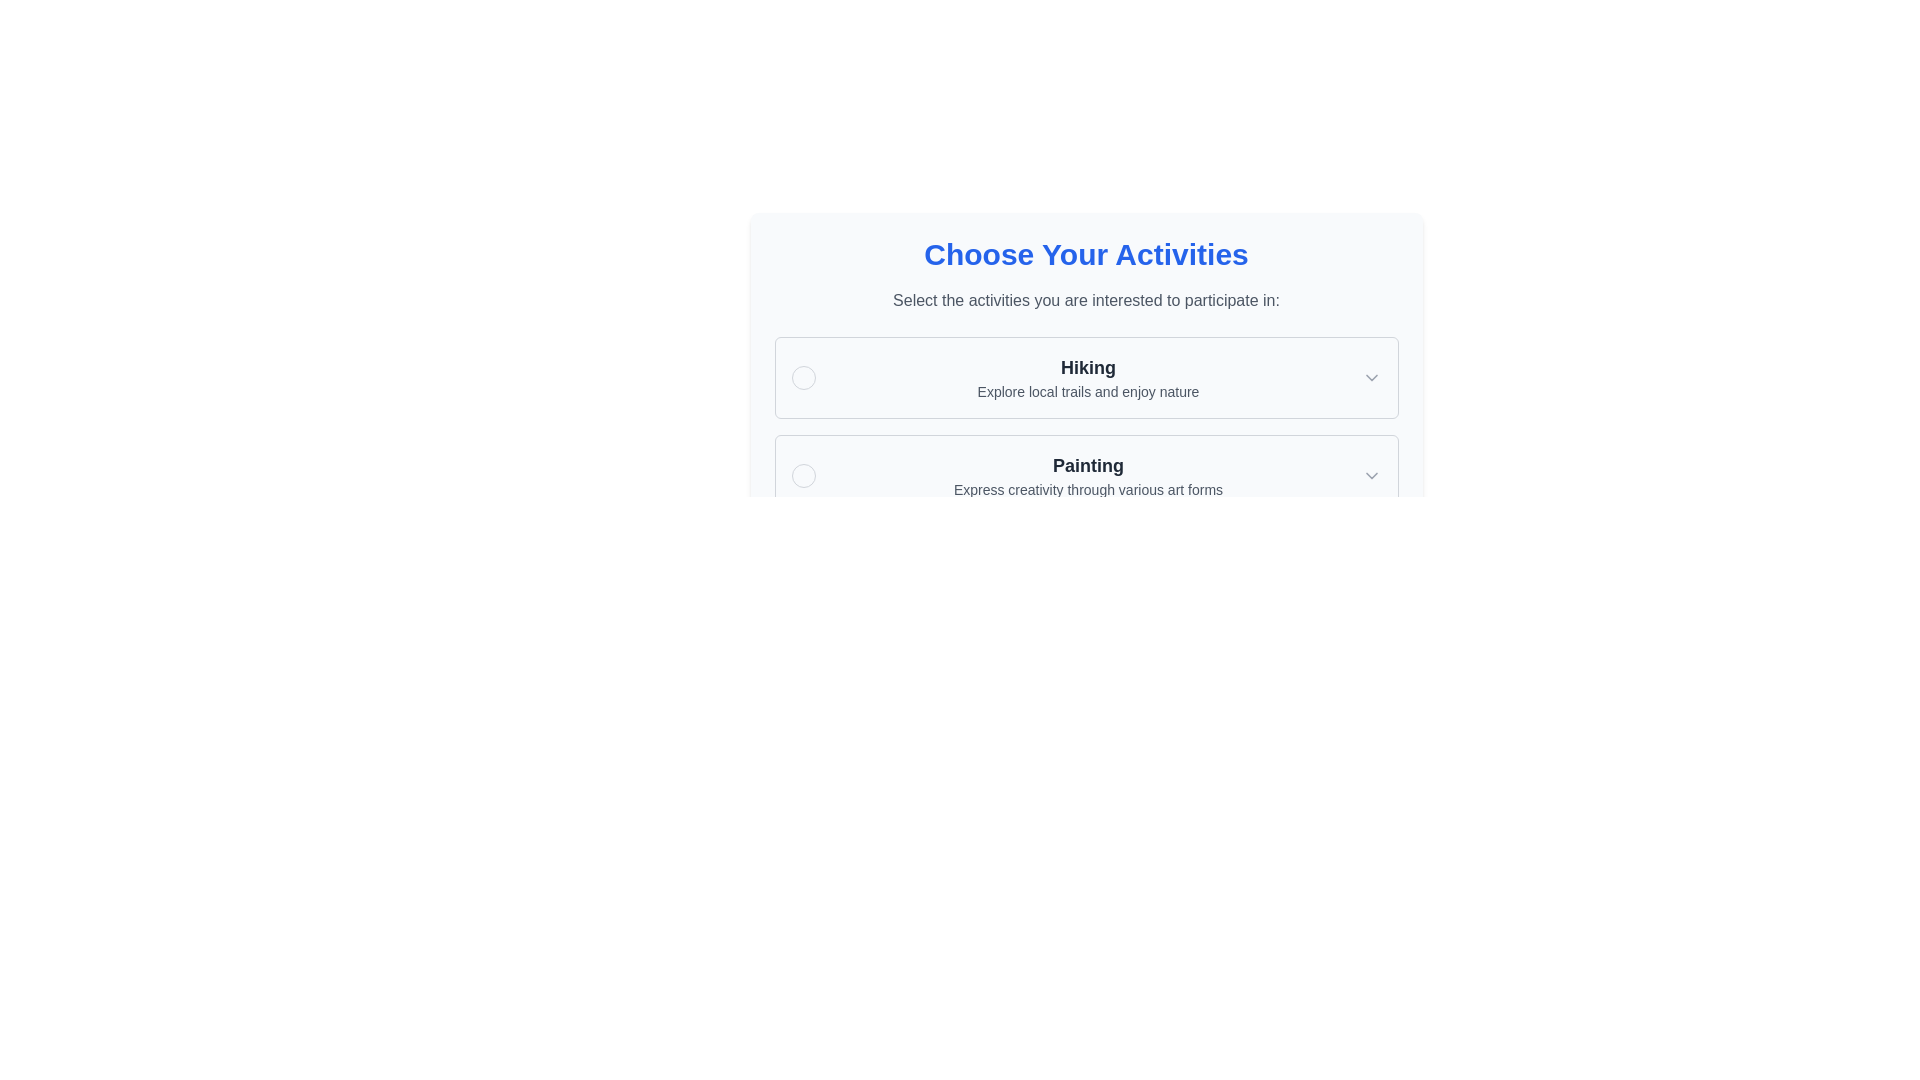 The height and width of the screenshot is (1080, 1920). Describe the element at coordinates (1087, 392) in the screenshot. I see `the text label displaying 'Explore local trails and enjoy nature', which is a subtle description below the 'Hiking' title` at that location.